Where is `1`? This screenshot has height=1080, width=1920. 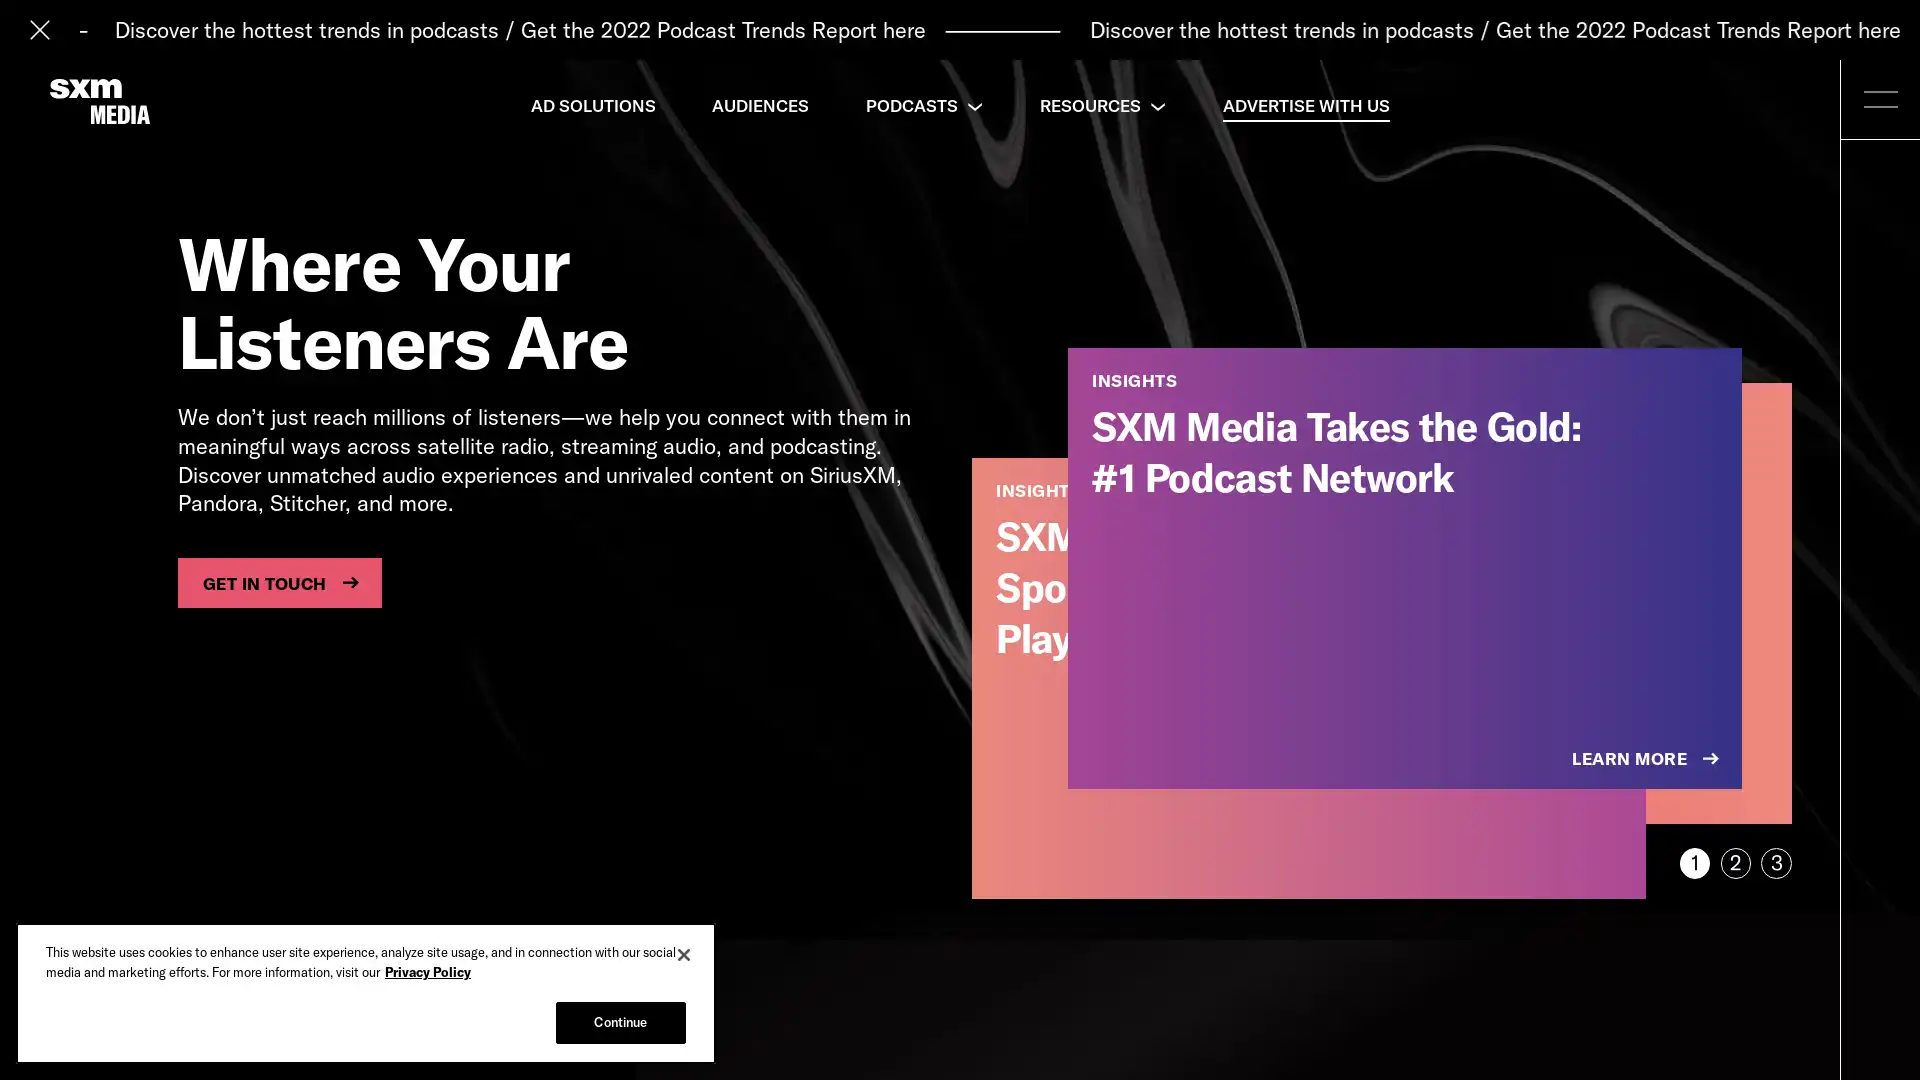
1 is located at coordinates (1693, 862).